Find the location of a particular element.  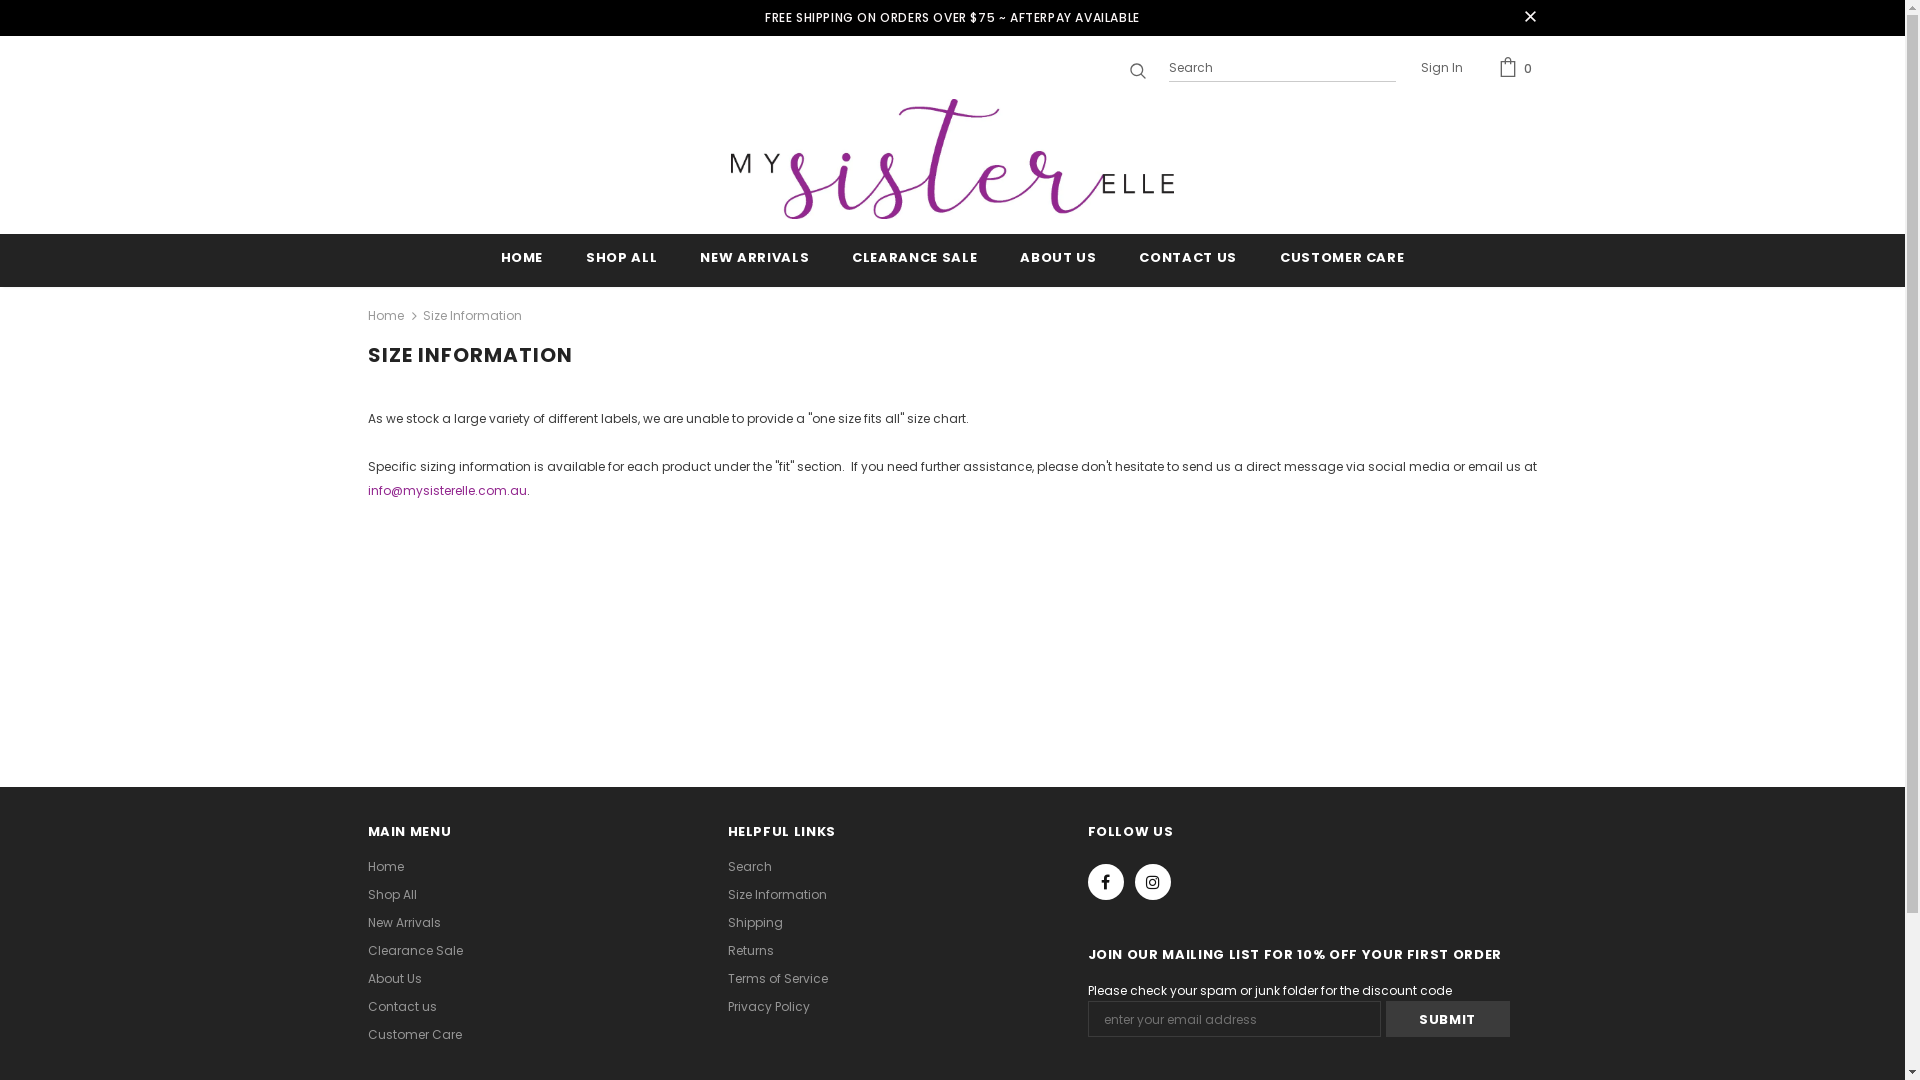

'Privacy Policy' is located at coordinates (727, 1006).